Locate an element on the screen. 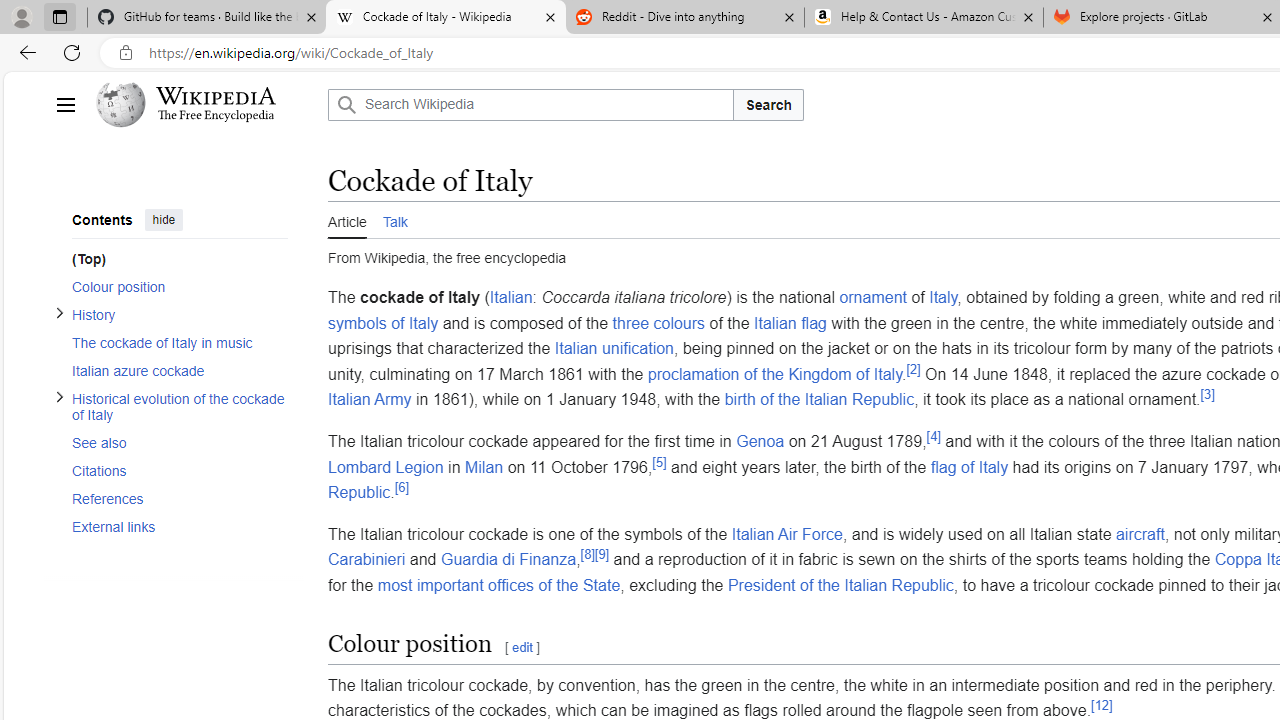  'flag of Italy' is located at coordinates (969, 466).